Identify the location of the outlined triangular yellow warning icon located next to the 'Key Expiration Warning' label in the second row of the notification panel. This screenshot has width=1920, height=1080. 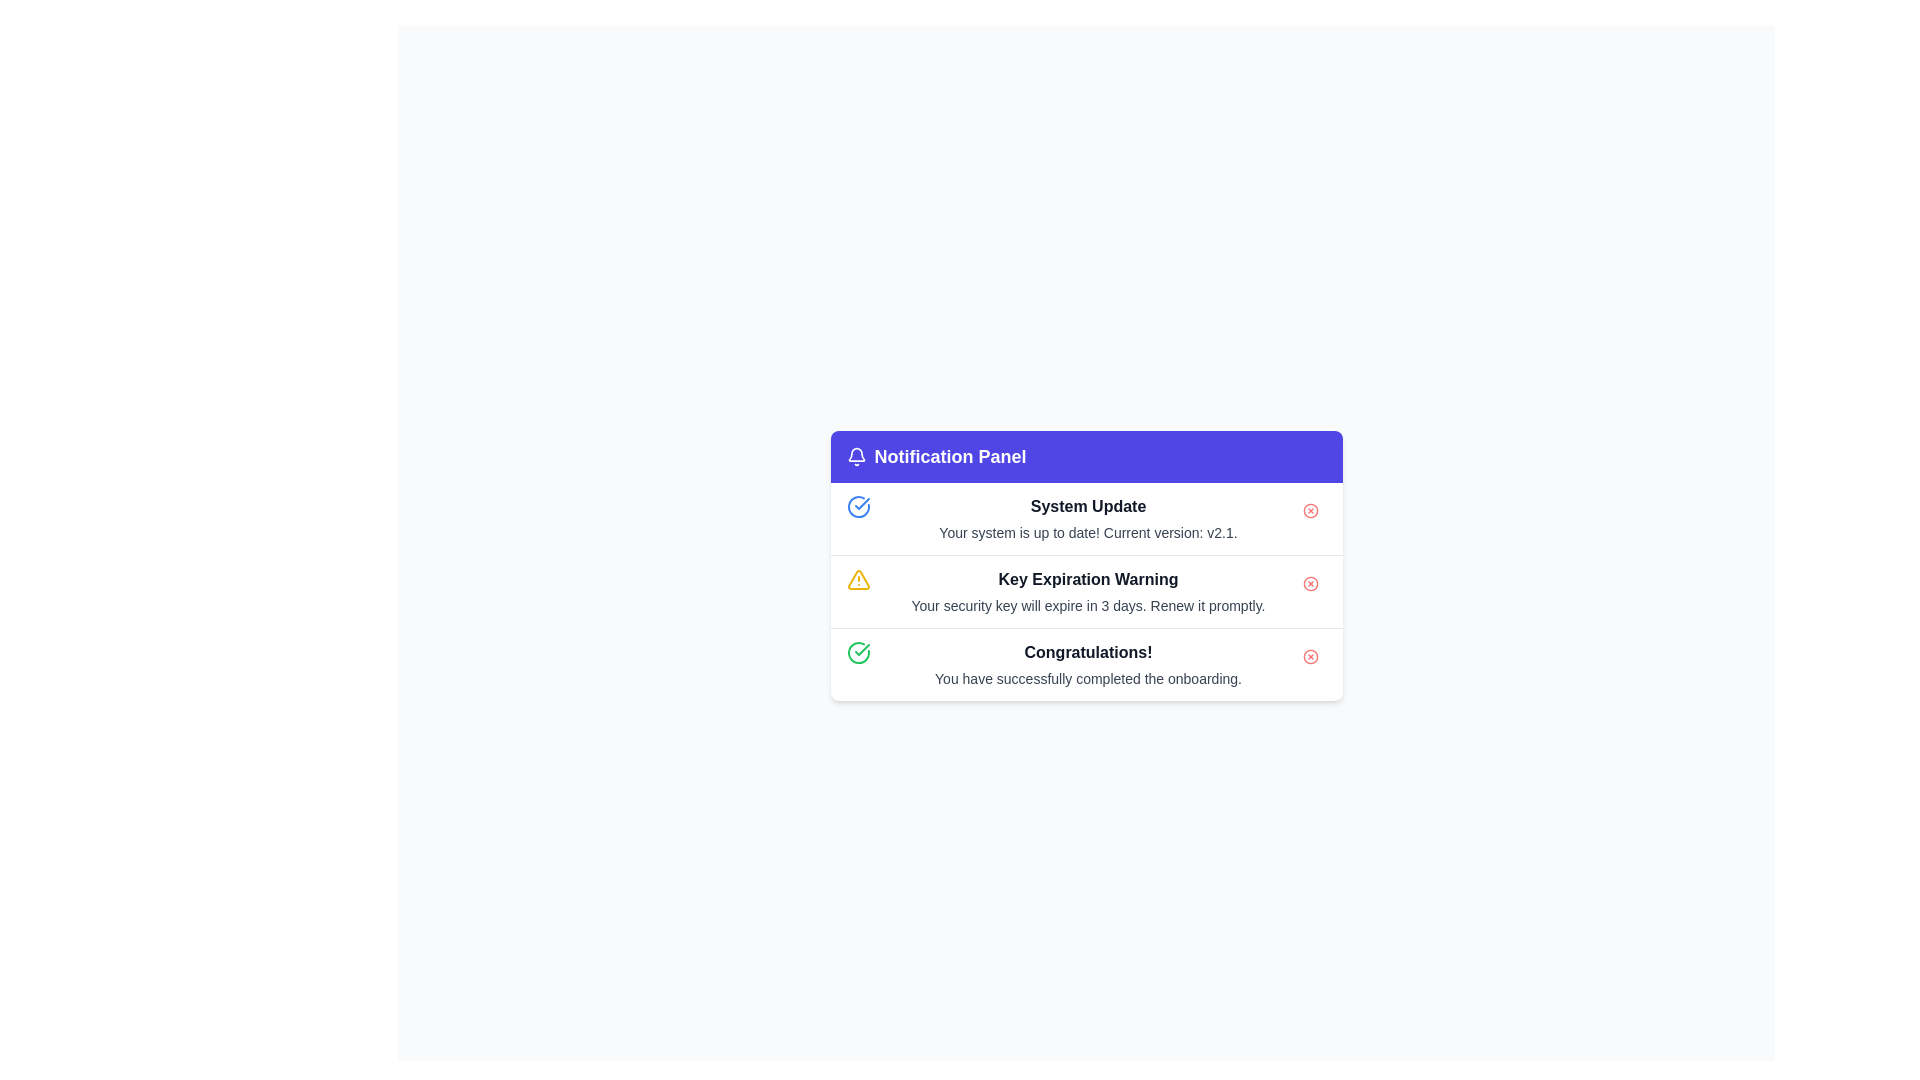
(858, 578).